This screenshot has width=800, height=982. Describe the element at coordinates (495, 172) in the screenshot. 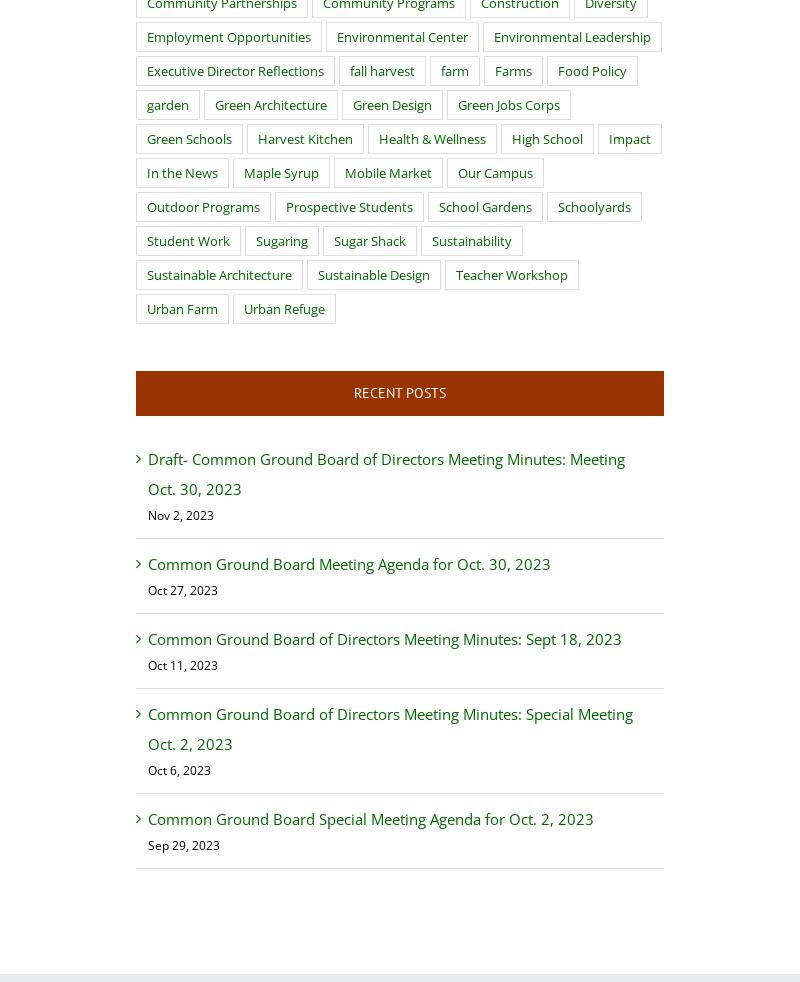

I see `'Our Campus'` at that location.